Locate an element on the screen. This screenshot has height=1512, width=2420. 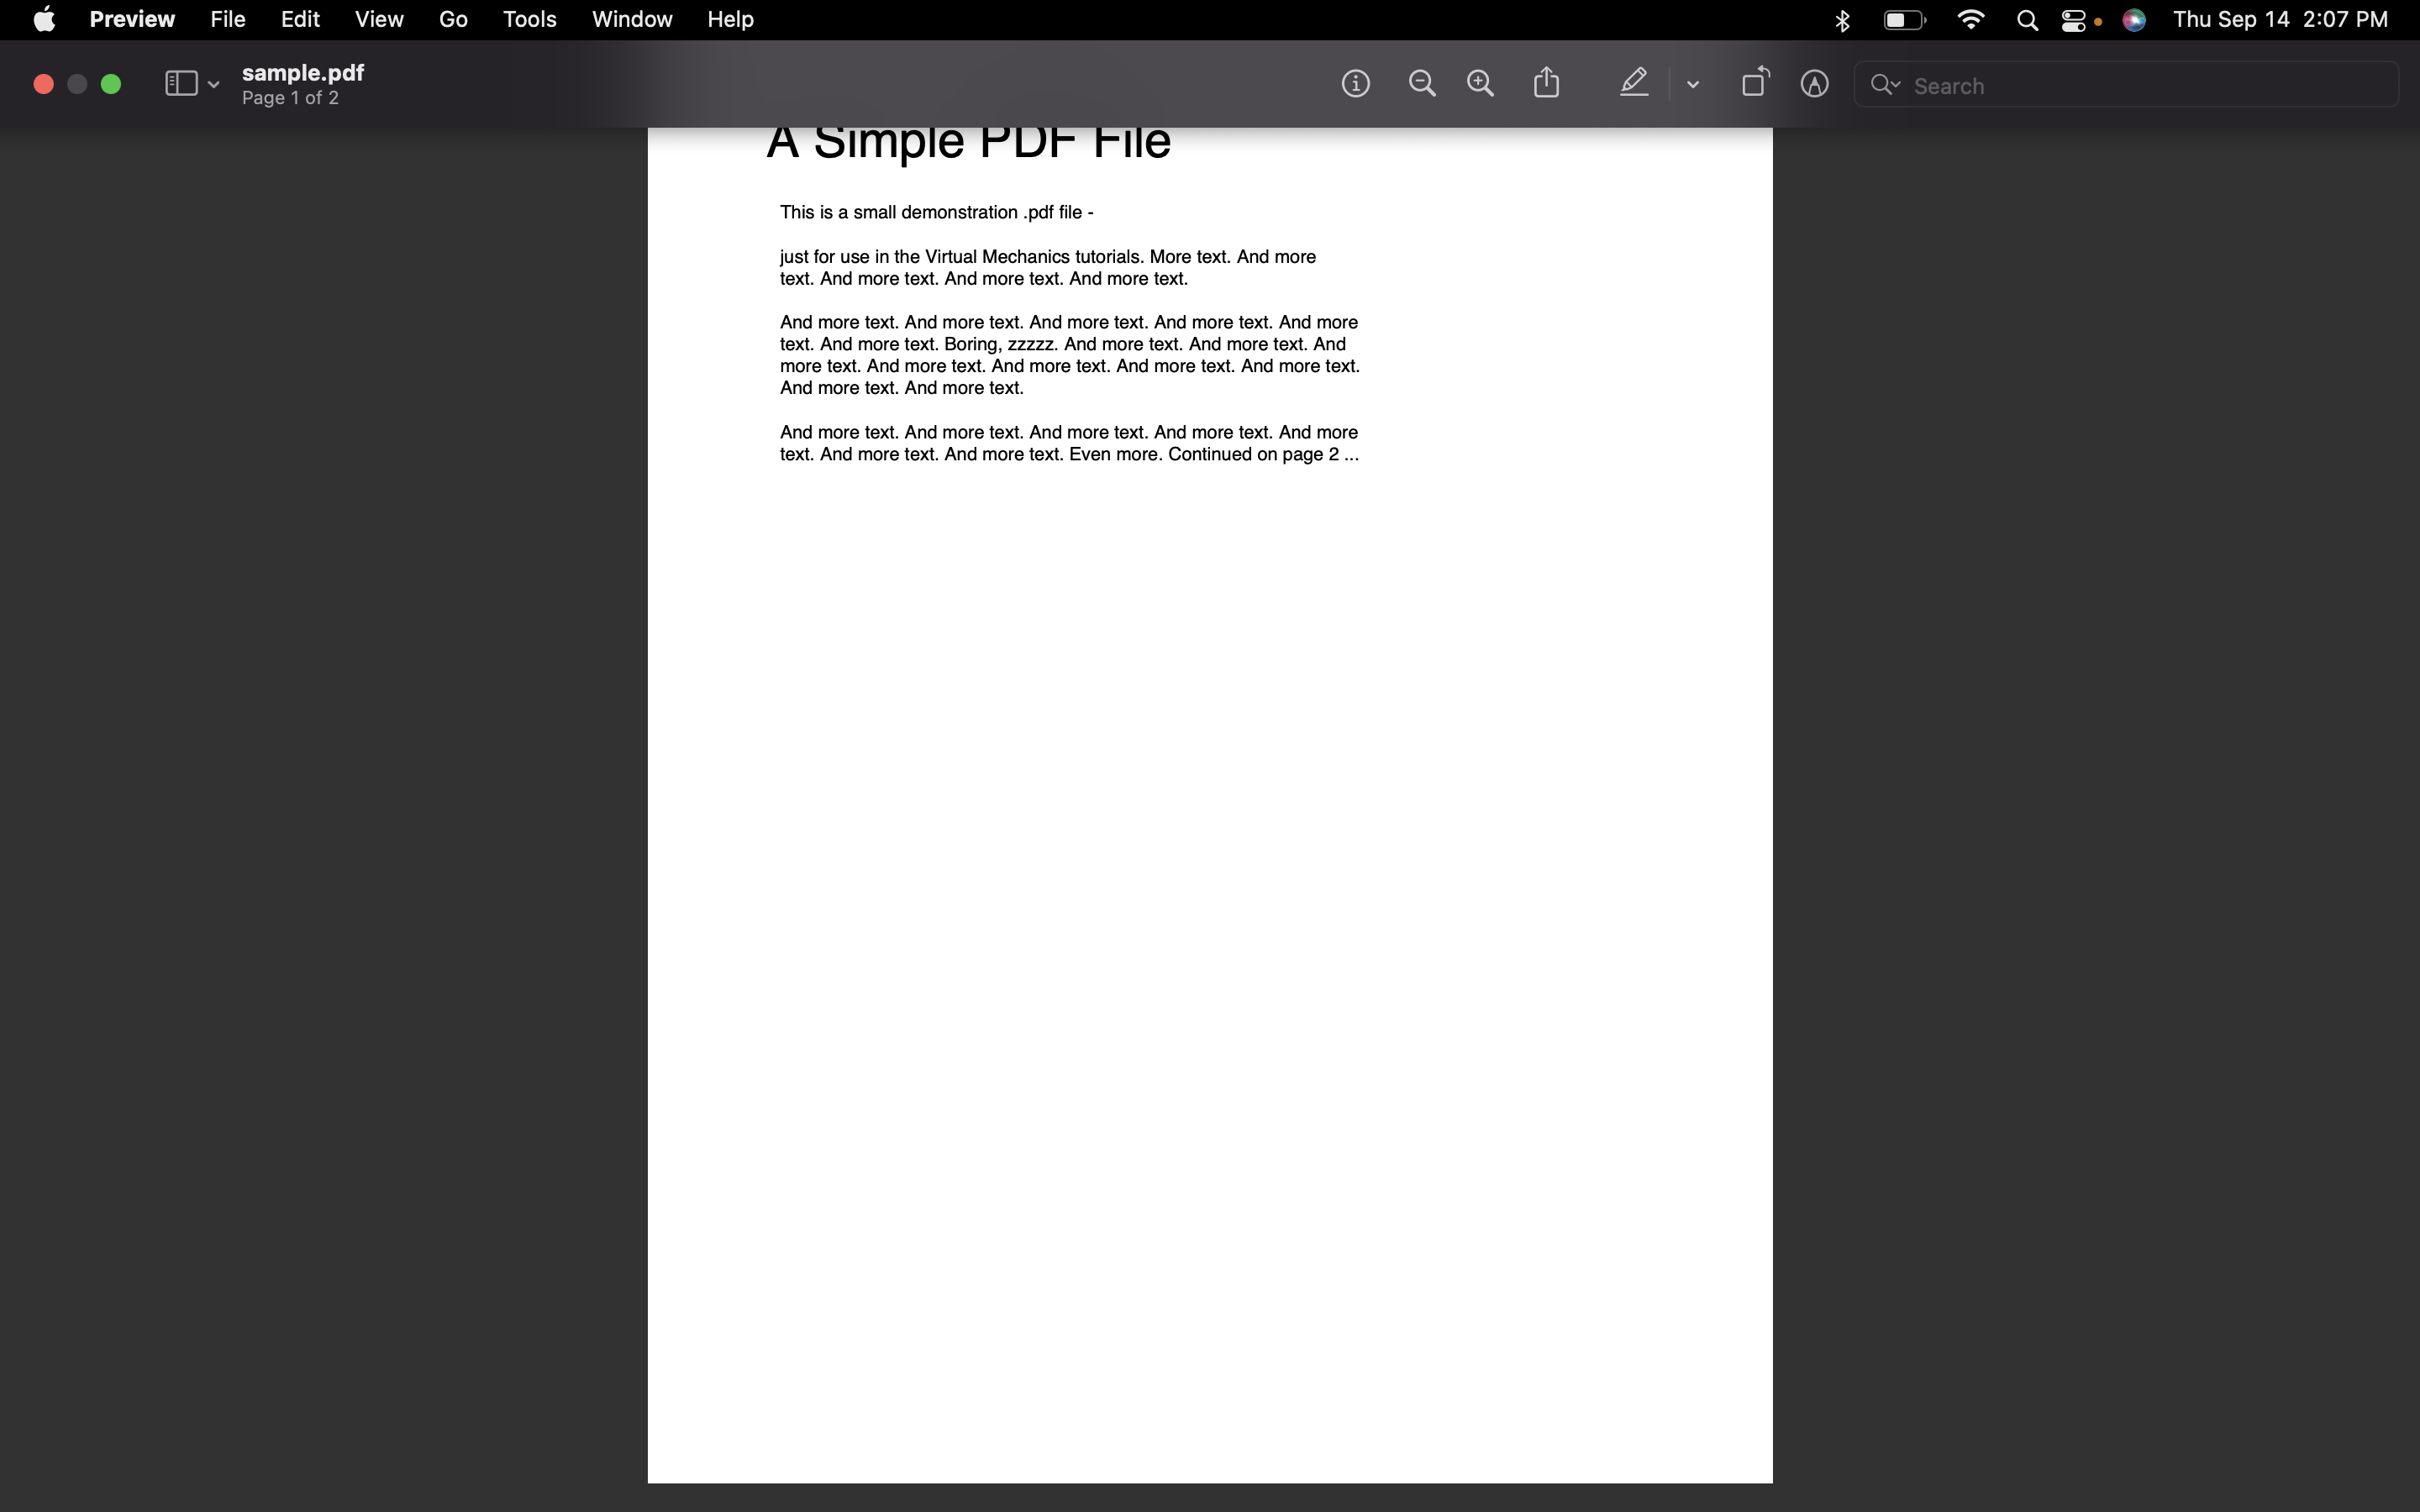
Magnify the content of the document is located at coordinates (1479, 83).